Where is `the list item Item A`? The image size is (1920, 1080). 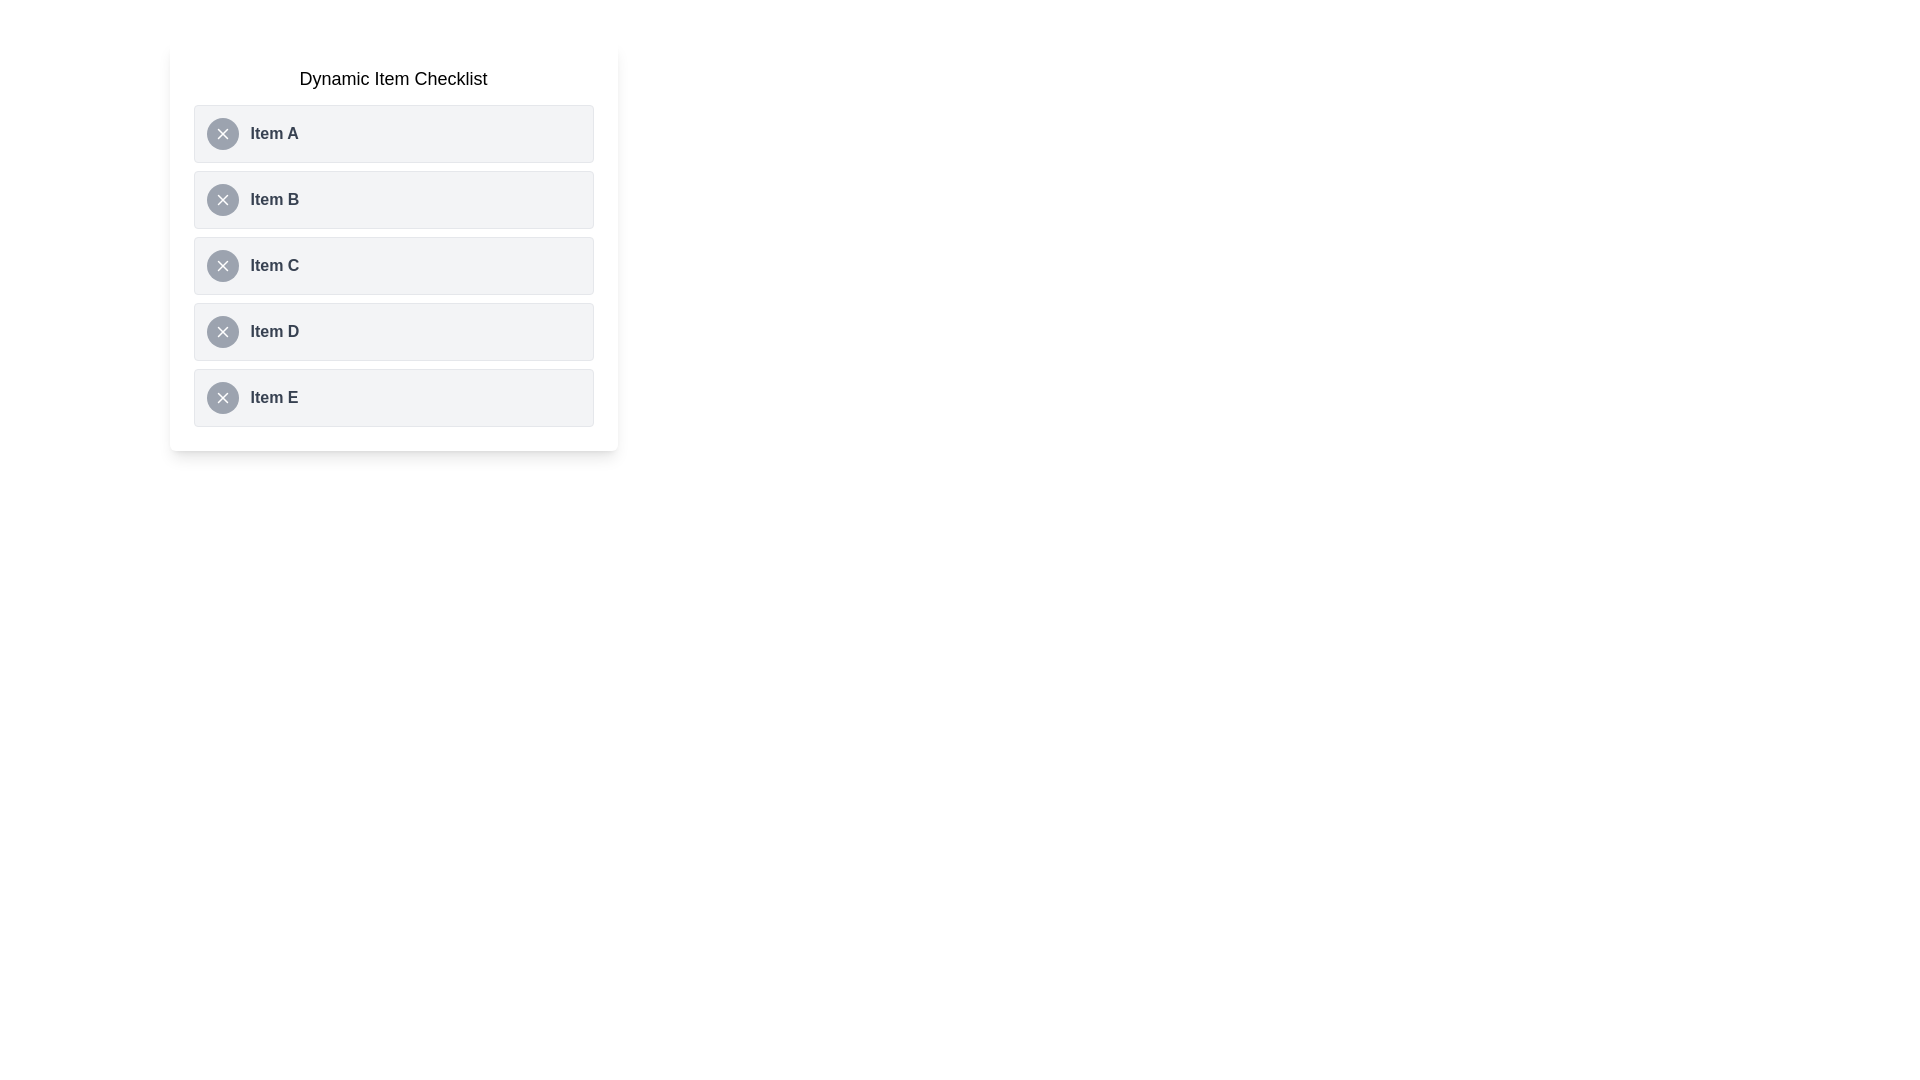
the list item Item A is located at coordinates (393, 134).